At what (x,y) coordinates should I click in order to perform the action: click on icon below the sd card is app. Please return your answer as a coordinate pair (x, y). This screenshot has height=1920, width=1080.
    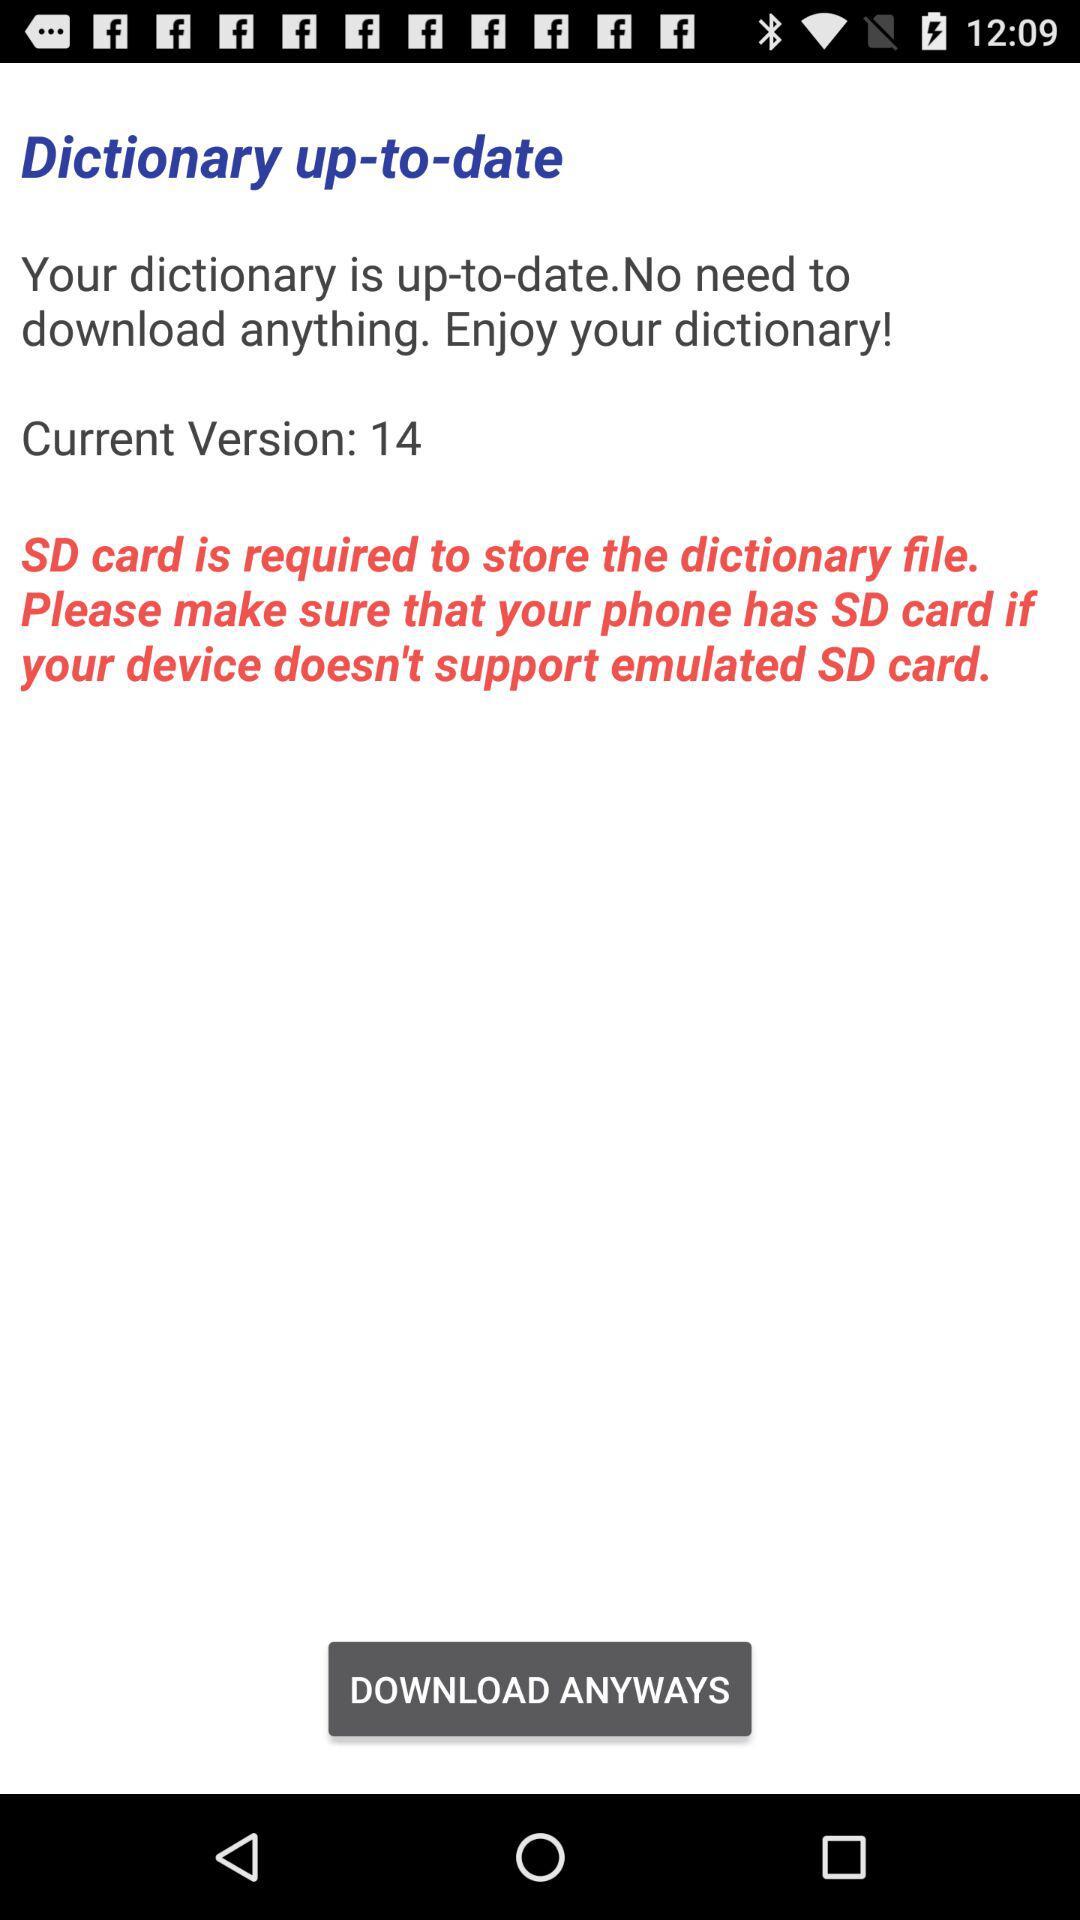
    Looking at the image, I should click on (540, 1688).